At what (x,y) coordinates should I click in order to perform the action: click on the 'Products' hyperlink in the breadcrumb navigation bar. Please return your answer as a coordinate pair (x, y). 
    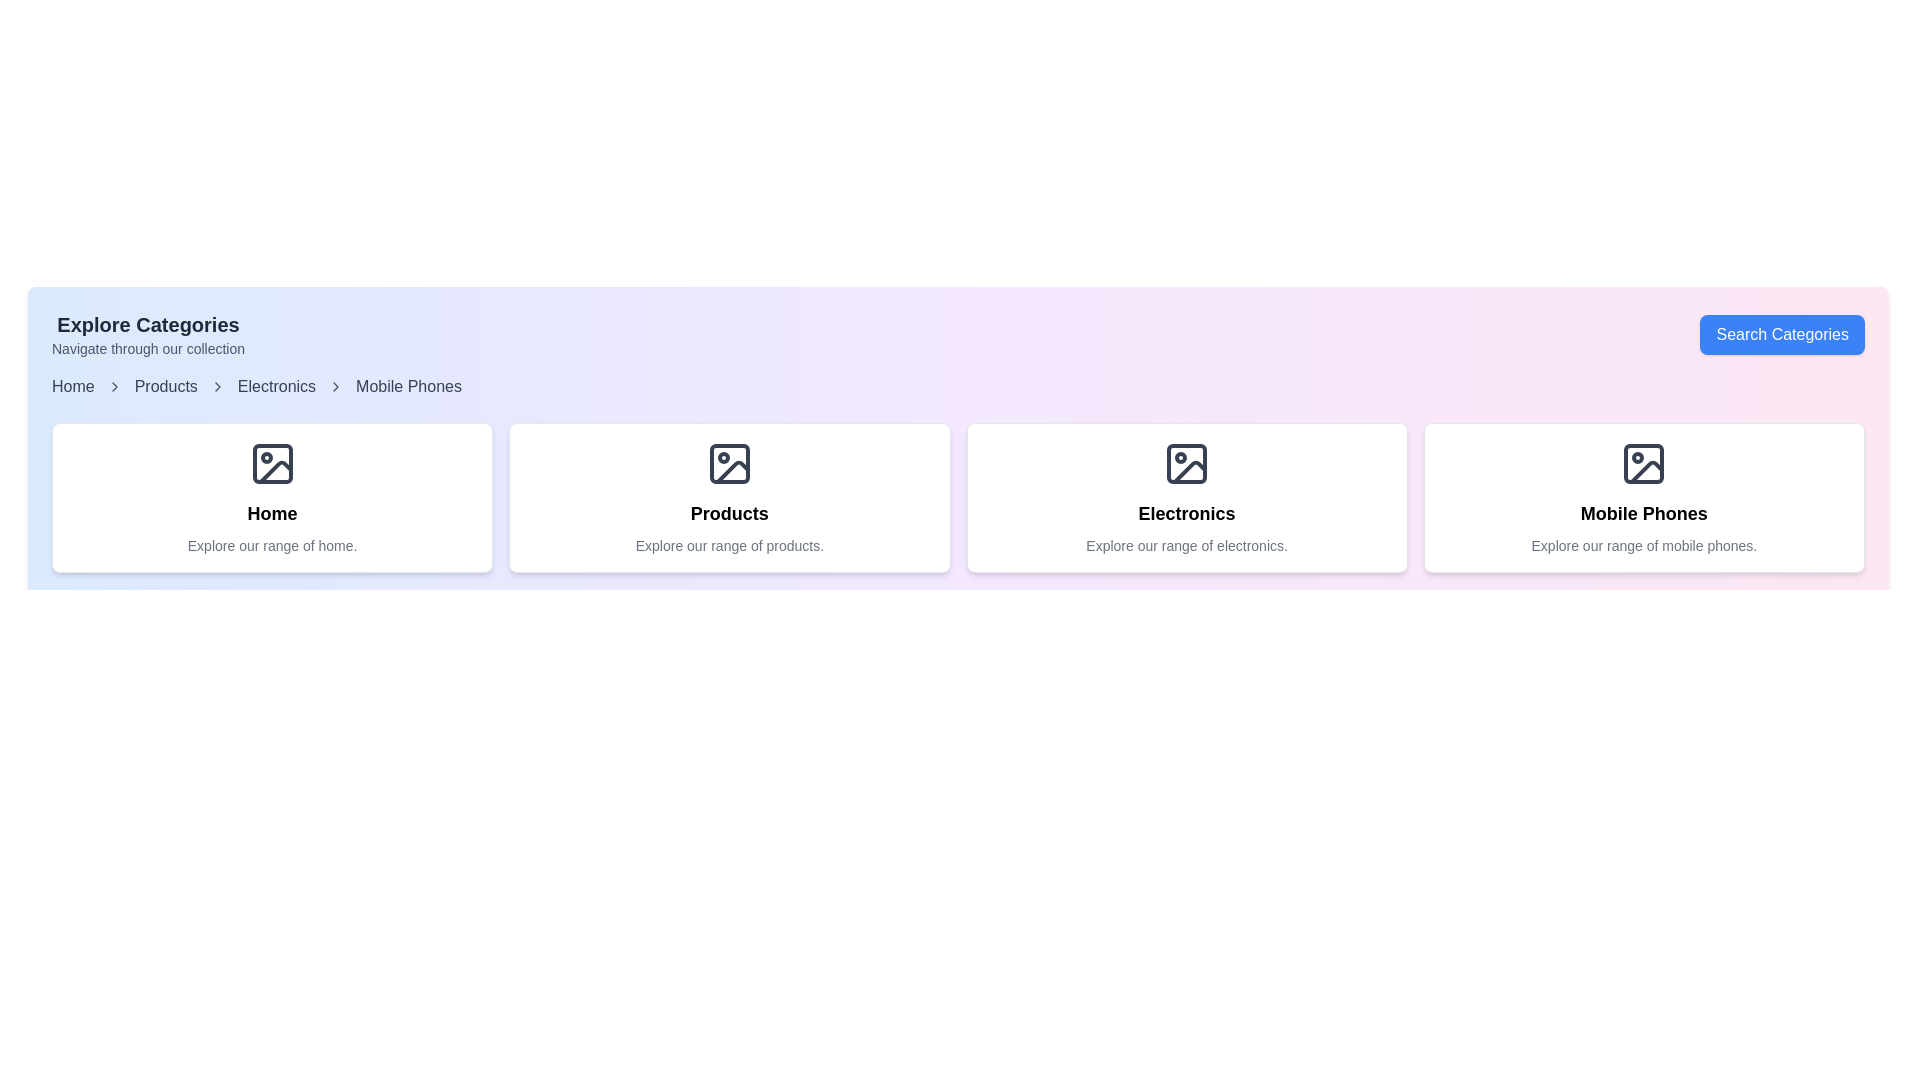
    Looking at the image, I should click on (166, 386).